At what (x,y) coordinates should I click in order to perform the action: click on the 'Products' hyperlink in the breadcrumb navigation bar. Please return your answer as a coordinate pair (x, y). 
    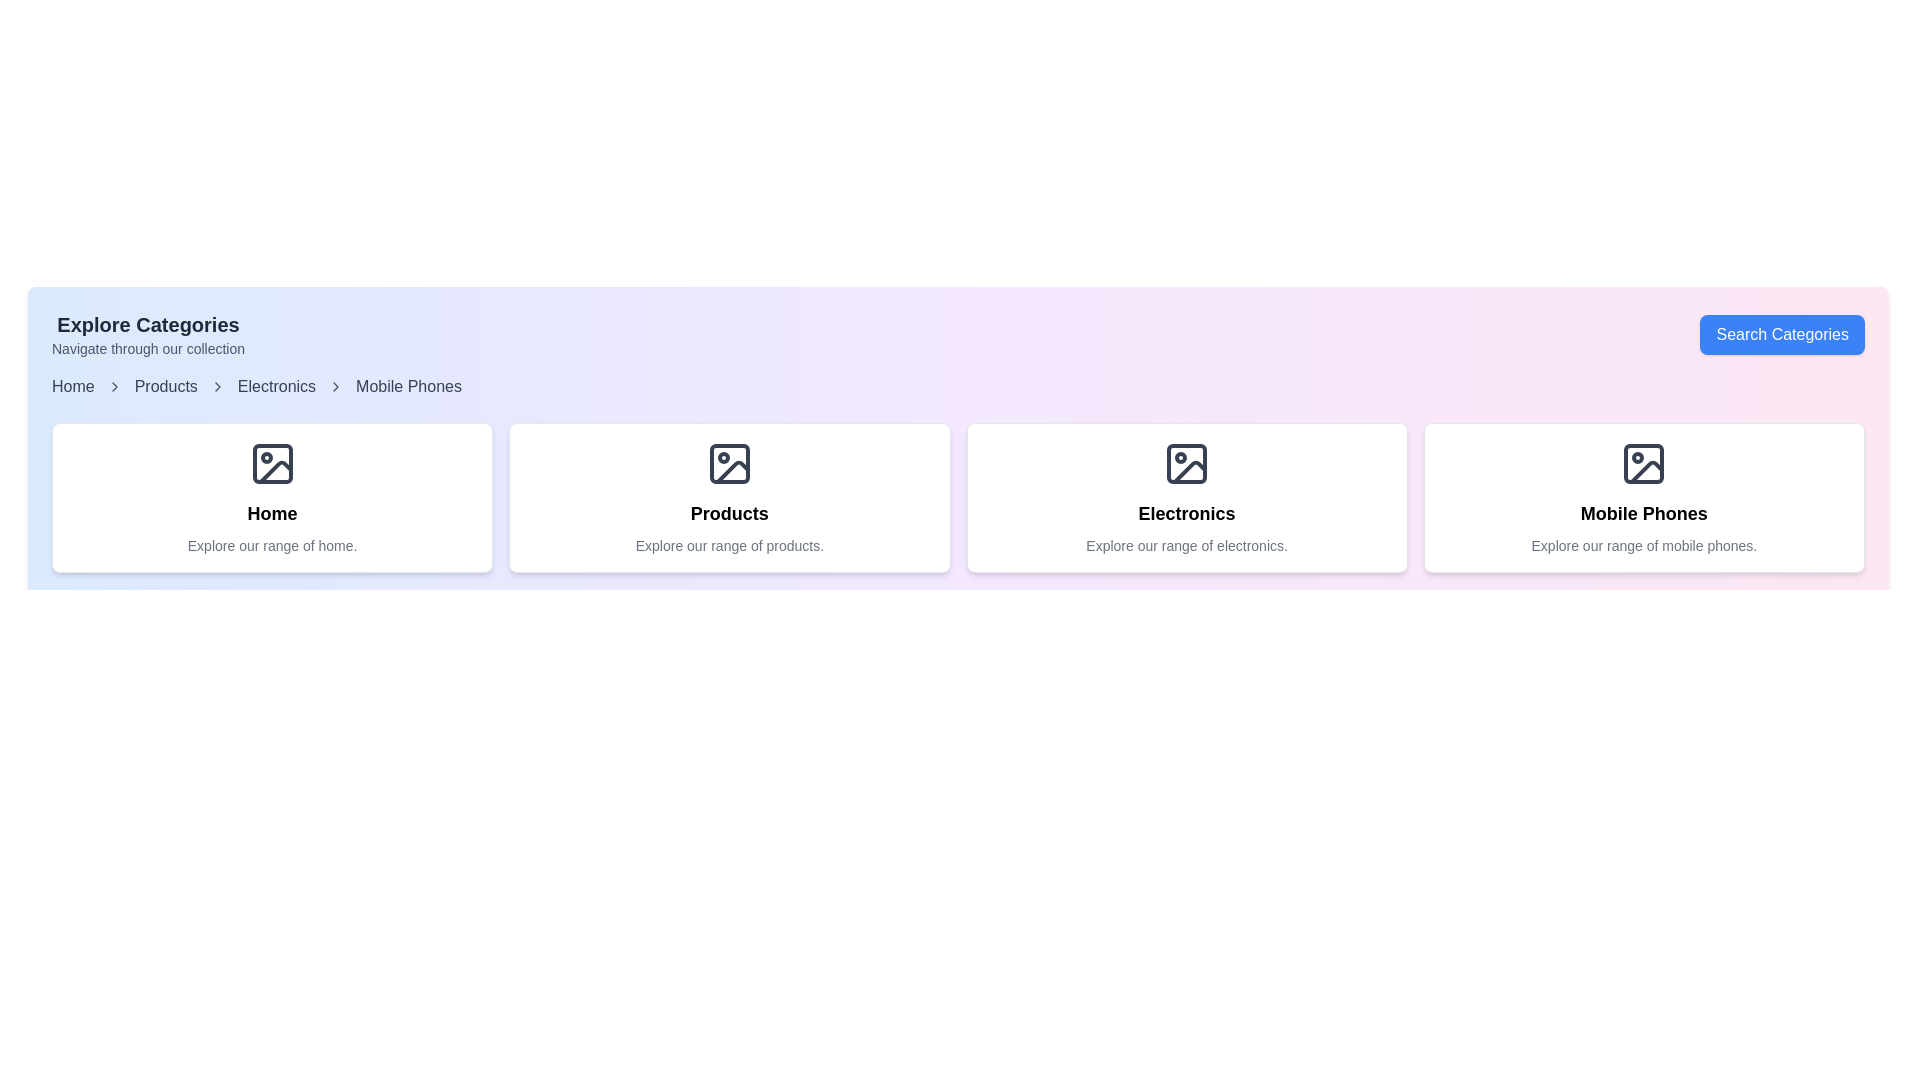
    Looking at the image, I should click on (166, 386).